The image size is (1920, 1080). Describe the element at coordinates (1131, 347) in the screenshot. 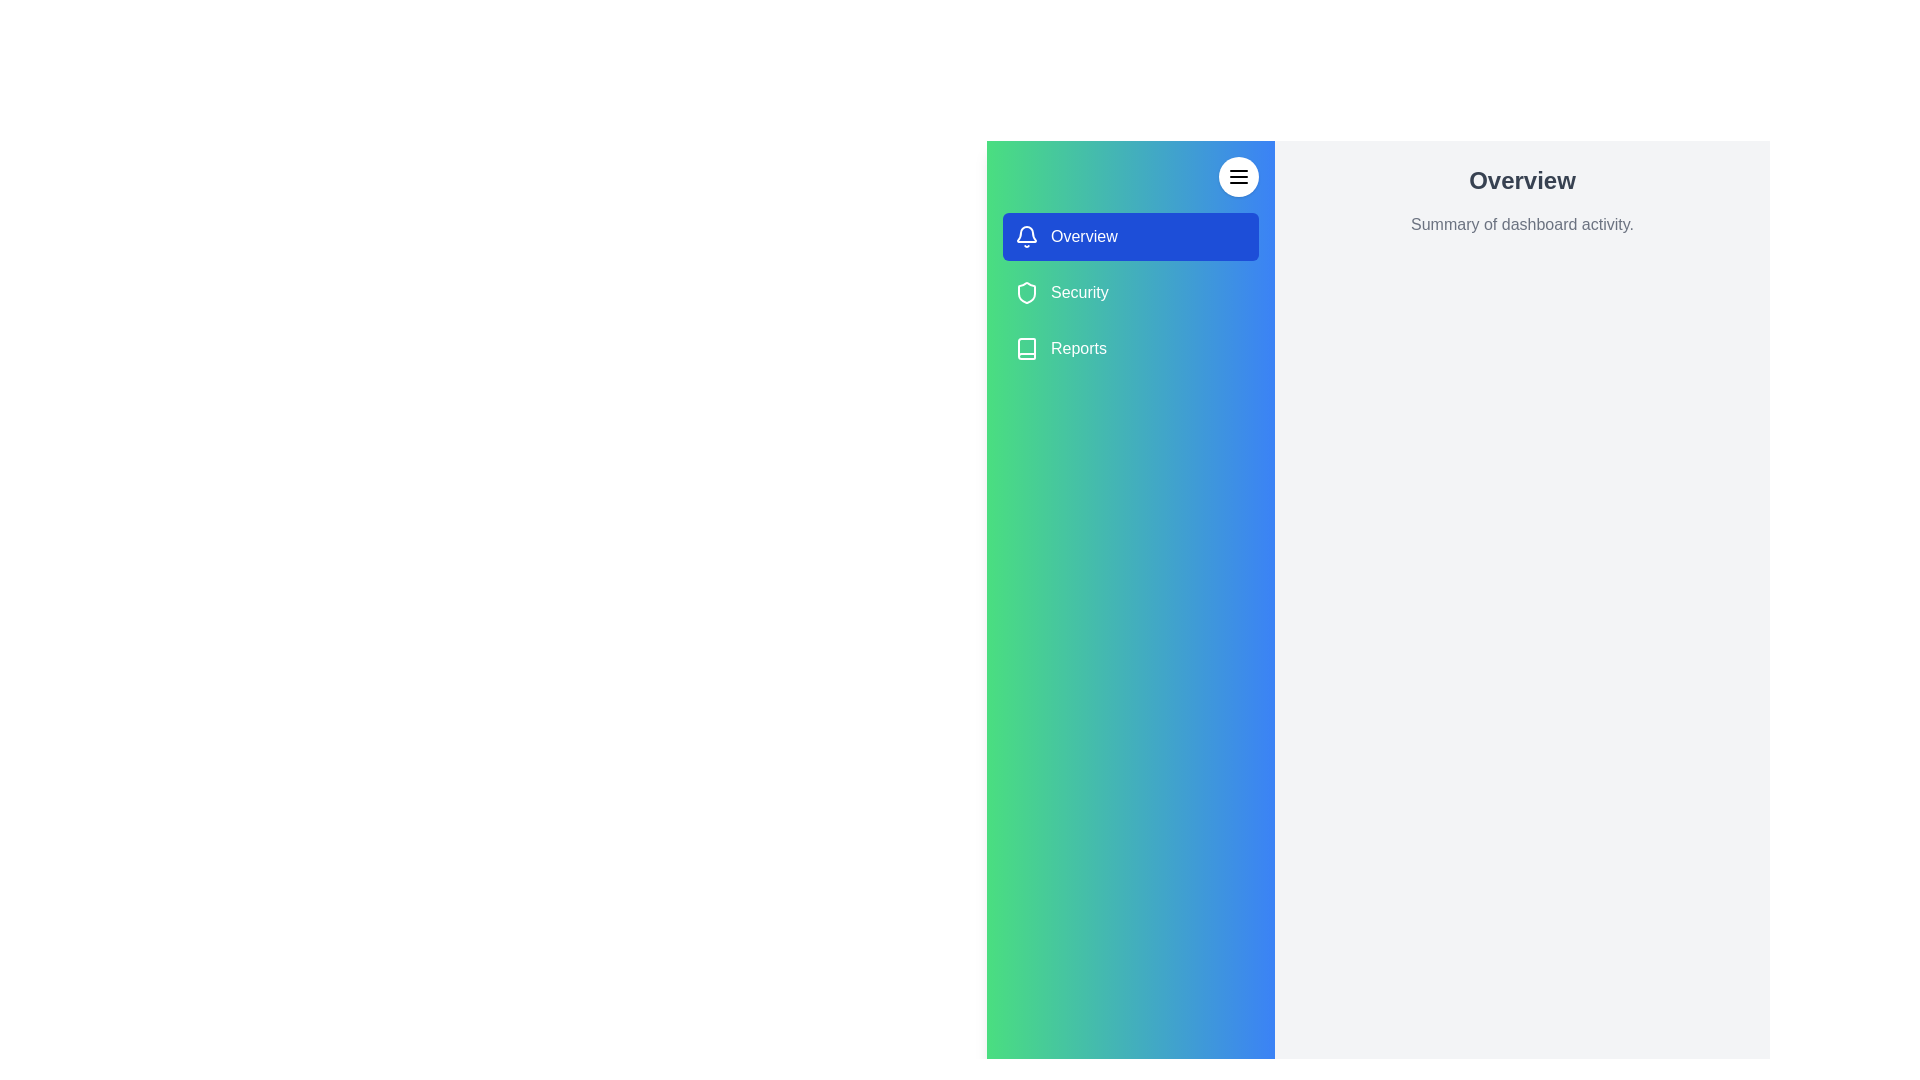

I see `the menu item corresponding to the section Reports` at that location.